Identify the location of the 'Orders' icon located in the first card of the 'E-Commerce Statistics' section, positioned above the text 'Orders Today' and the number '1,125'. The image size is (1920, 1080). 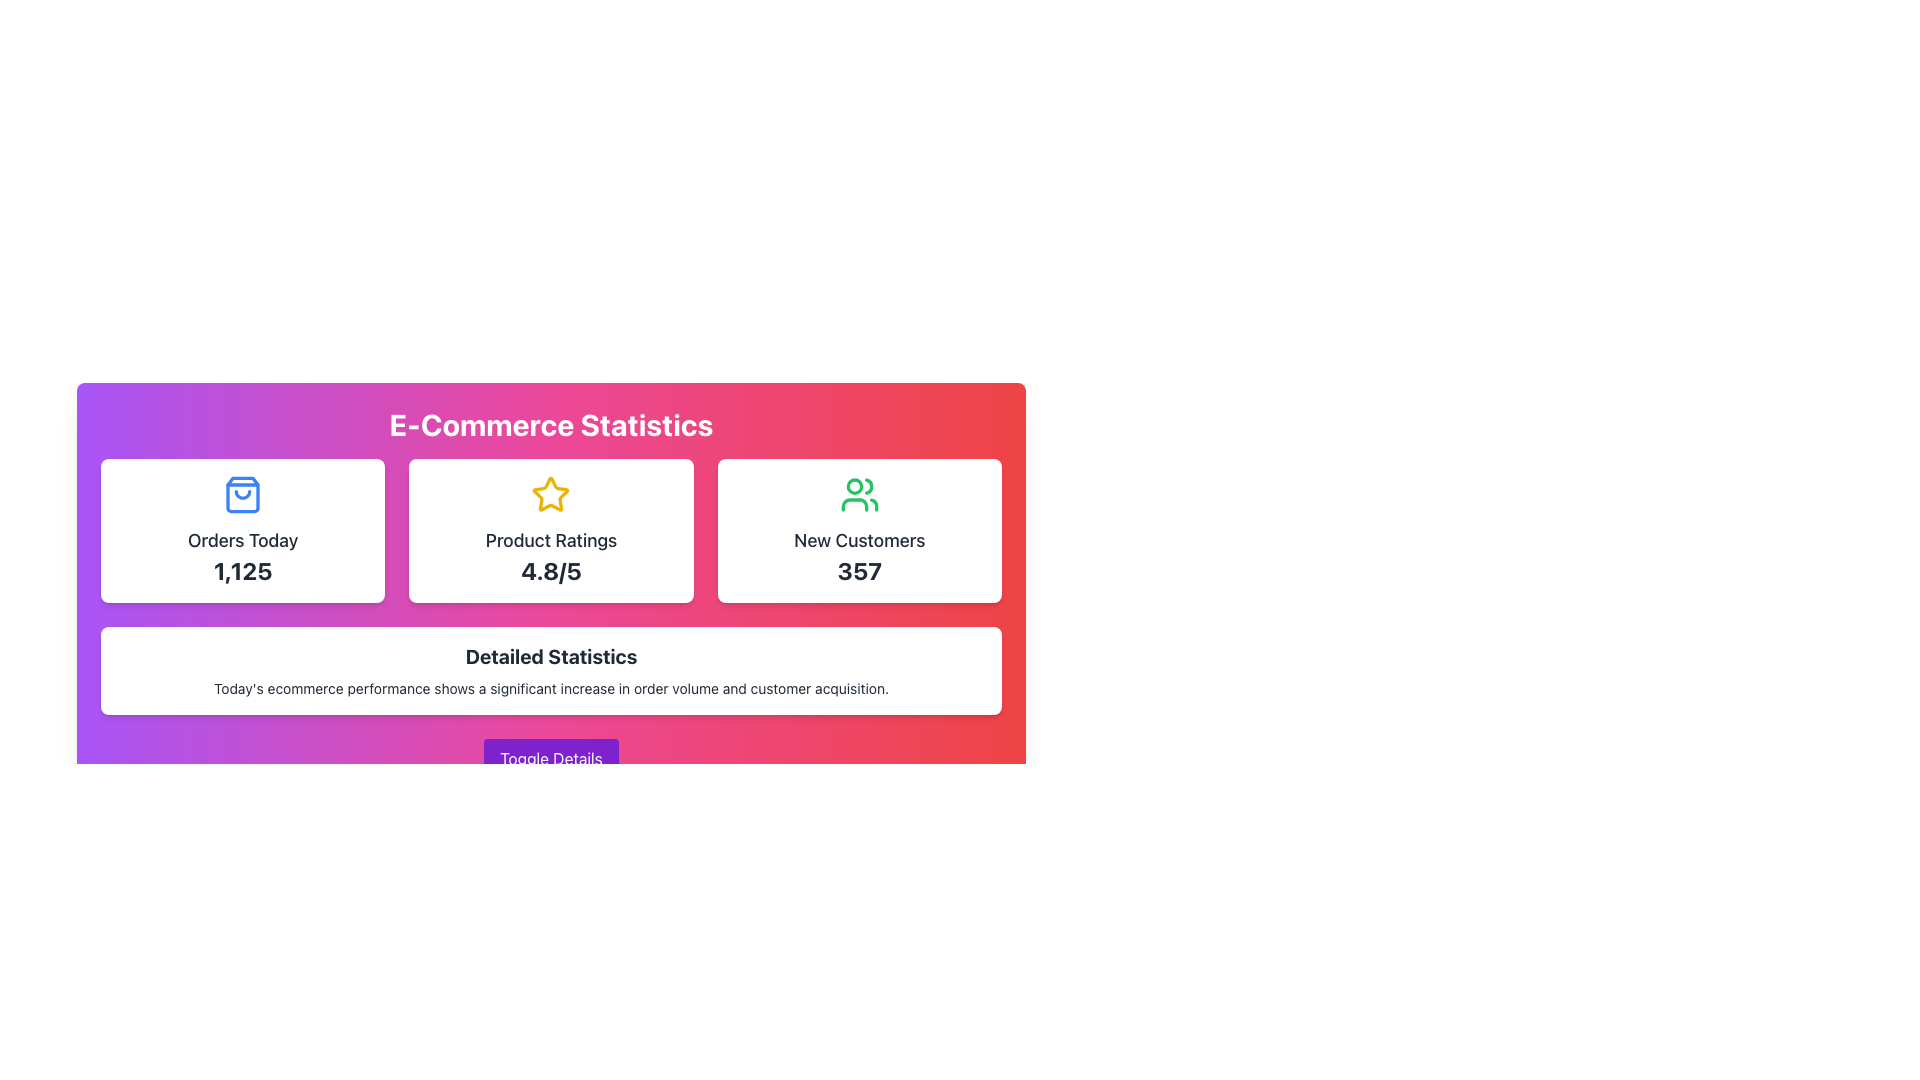
(242, 494).